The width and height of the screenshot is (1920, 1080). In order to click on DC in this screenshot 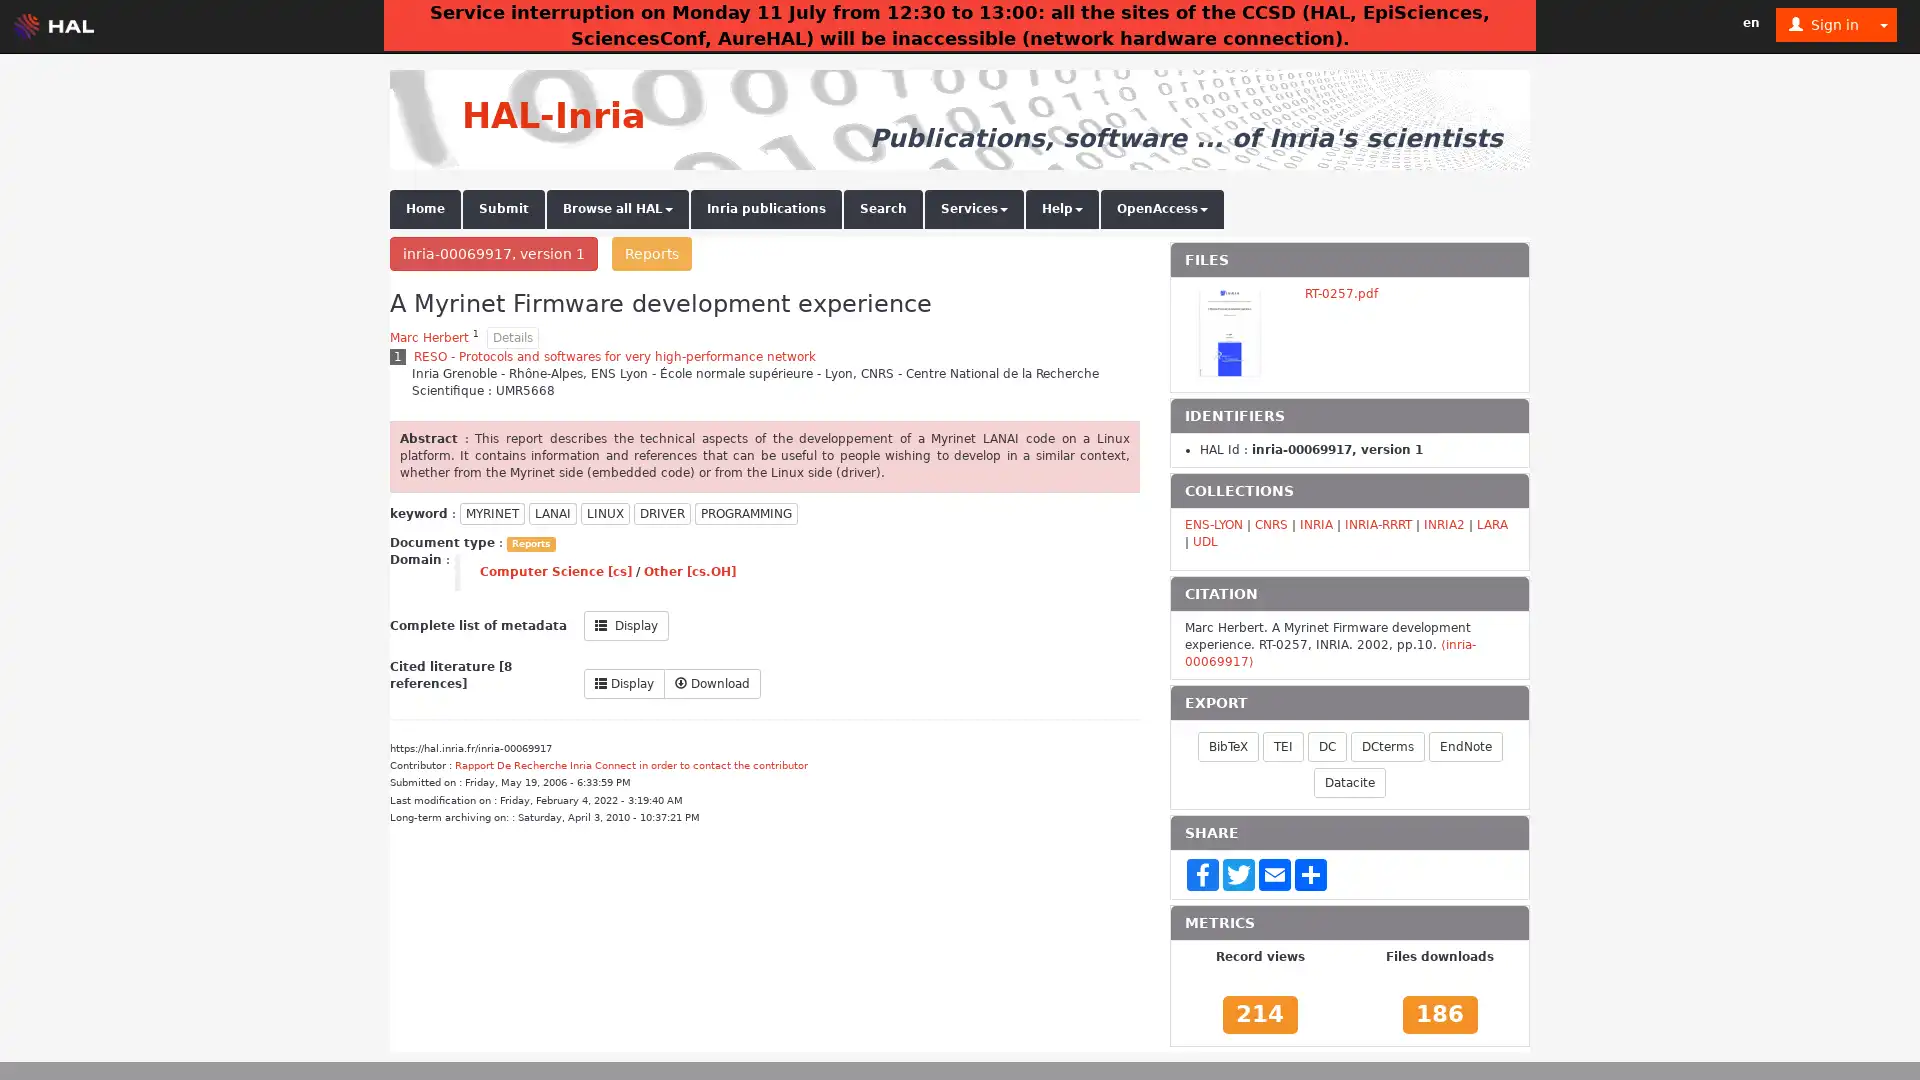, I will do `click(1326, 745)`.